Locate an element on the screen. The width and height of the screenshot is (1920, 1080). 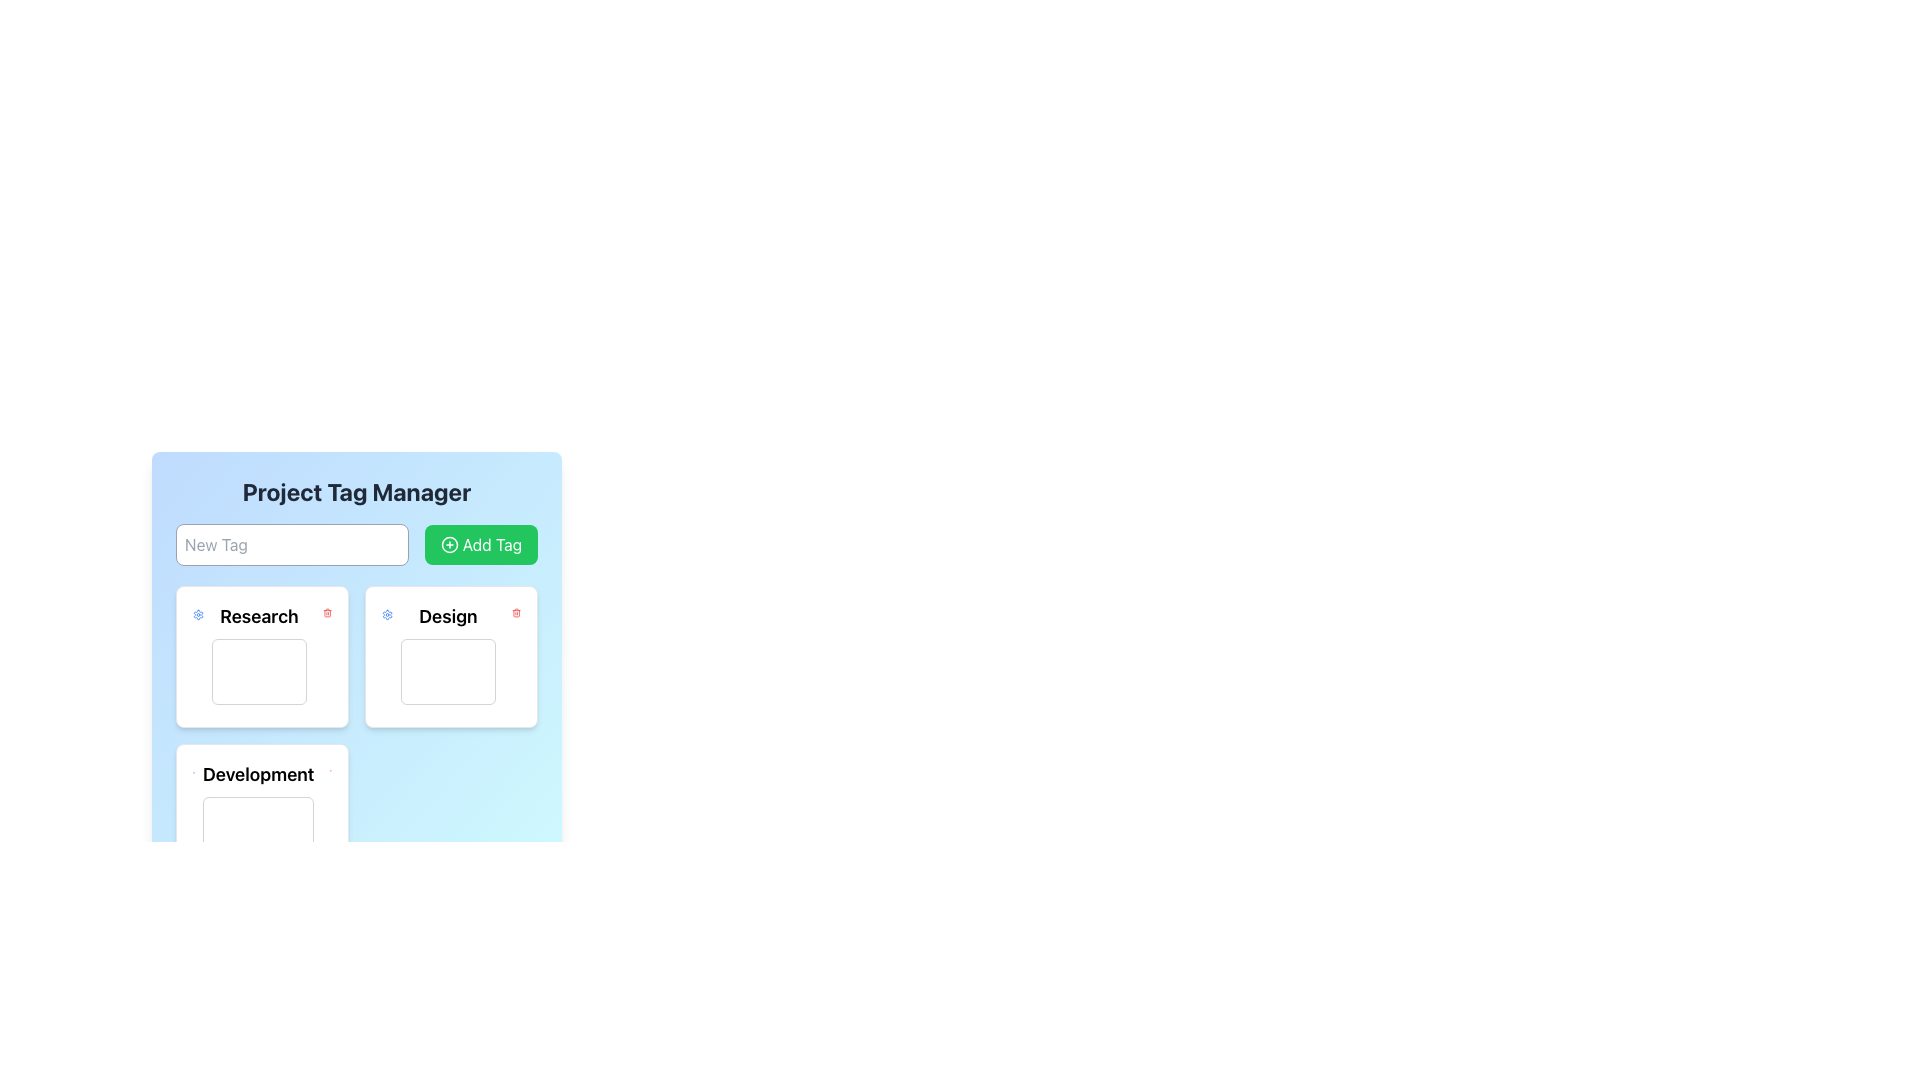
the 'Add Tag' button located to the right of the 'New Tag' text input field in the 'Project Tag Manager' interface is located at coordinates (481, 544).